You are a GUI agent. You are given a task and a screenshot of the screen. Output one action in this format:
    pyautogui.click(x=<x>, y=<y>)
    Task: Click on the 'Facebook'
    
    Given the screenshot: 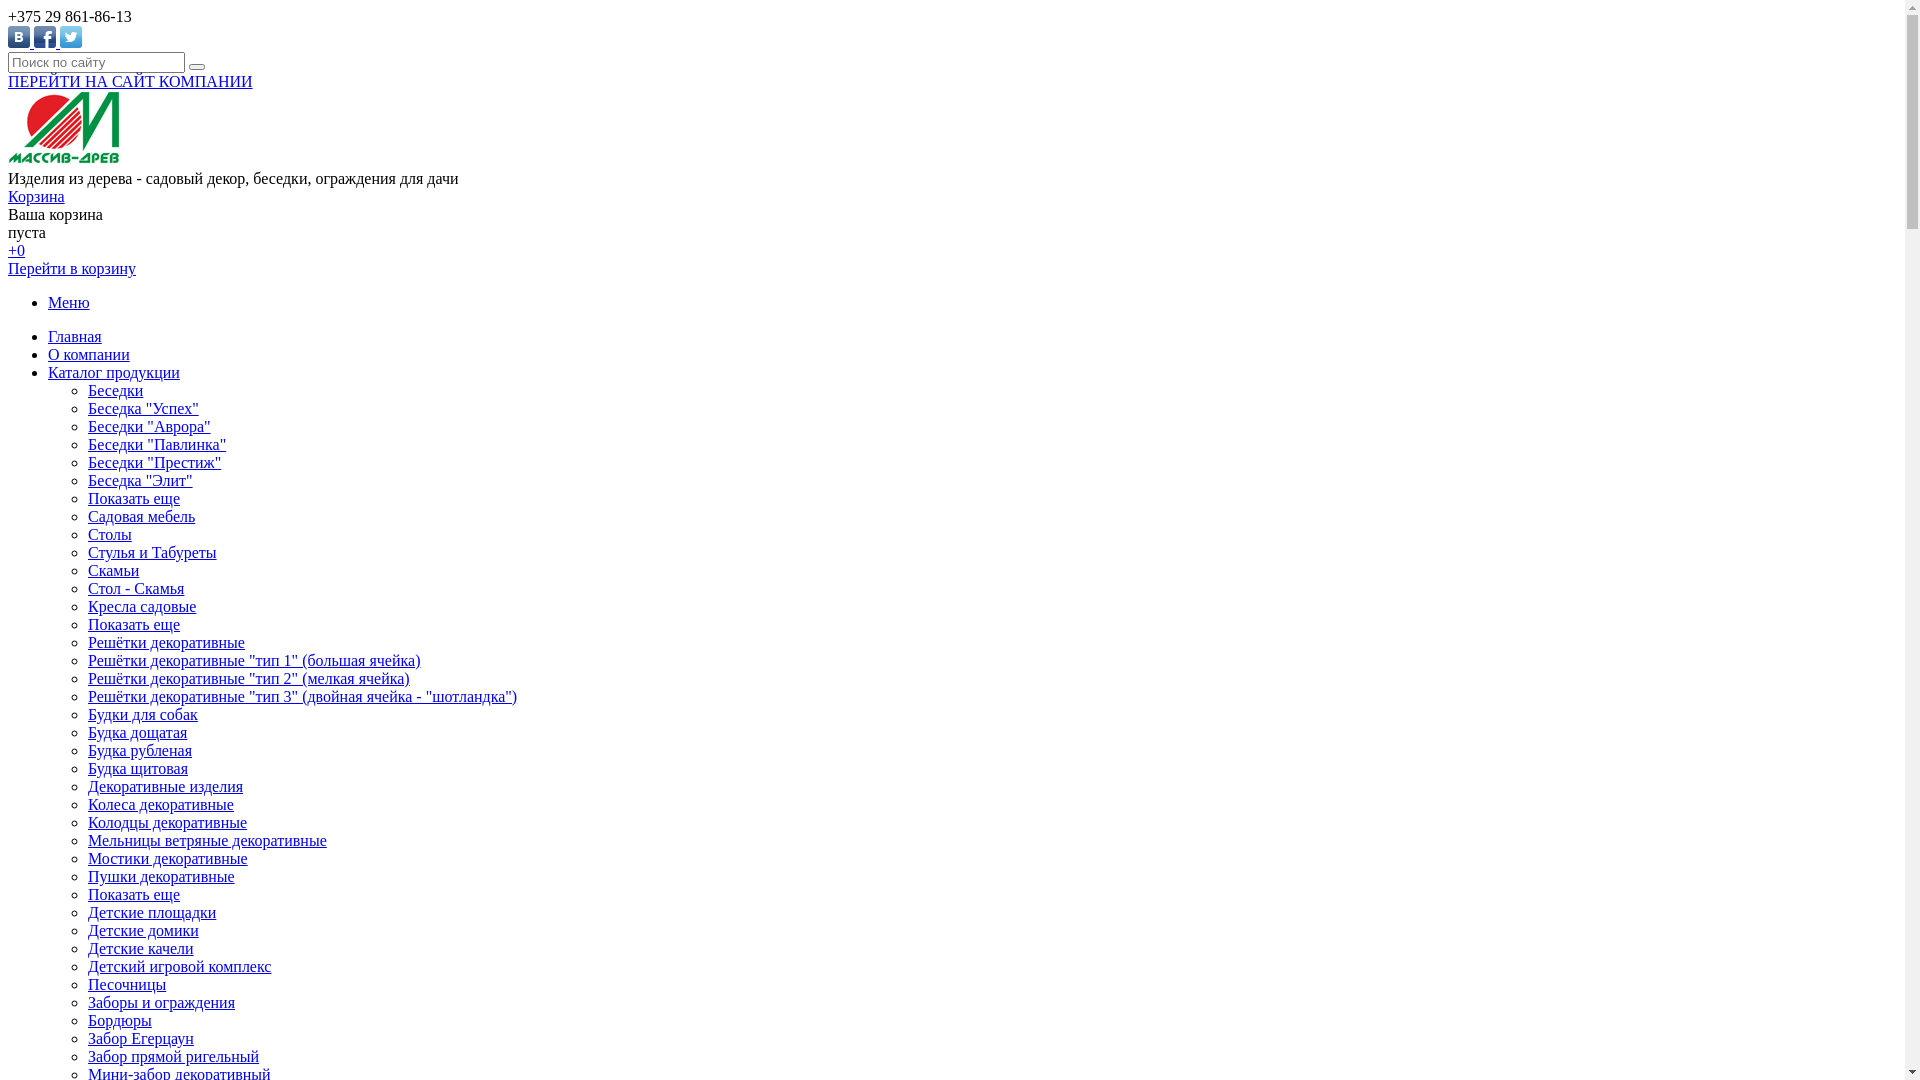 What is the action you would take?
    pyautogui.click(x=44, y=37)
    